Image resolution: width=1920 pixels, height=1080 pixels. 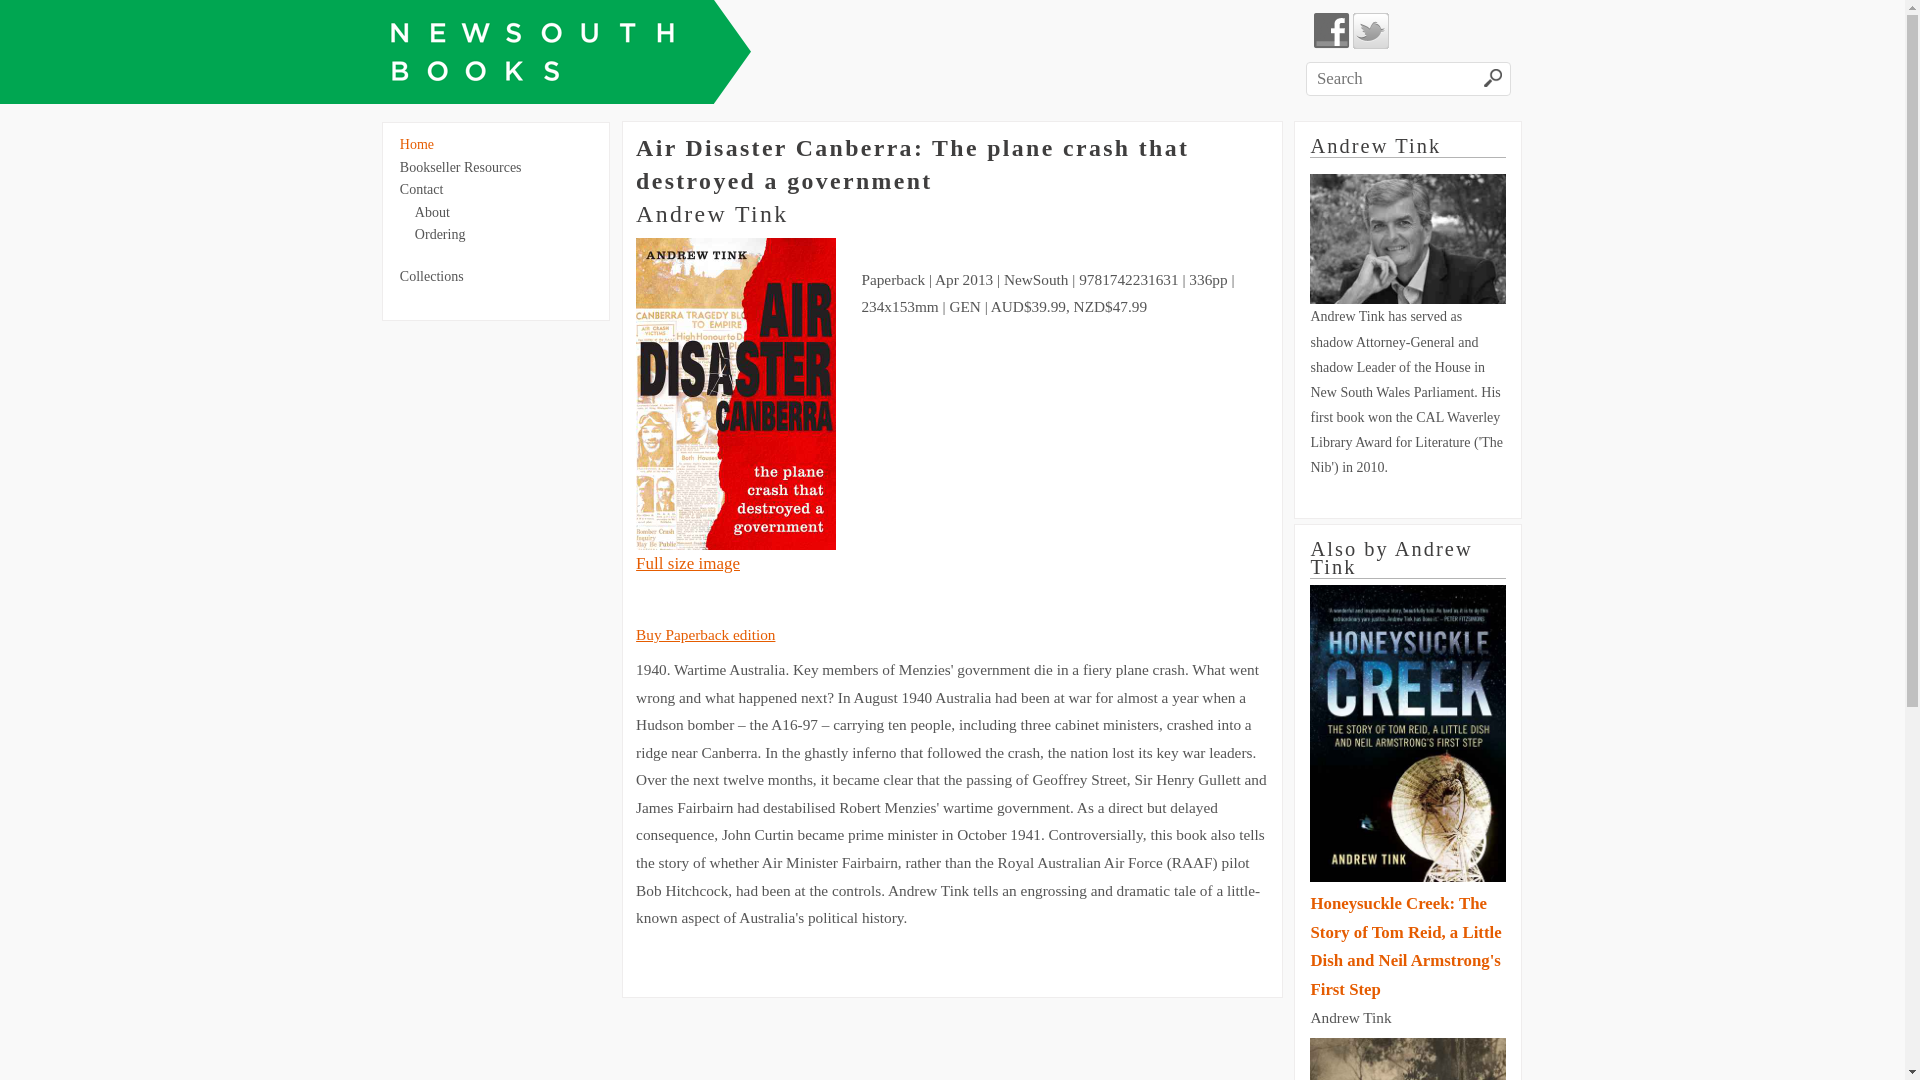 What do you see at coordinates (421, 189) in the screenshot?
I see `'Contact'` at bounding box center [421, 189].